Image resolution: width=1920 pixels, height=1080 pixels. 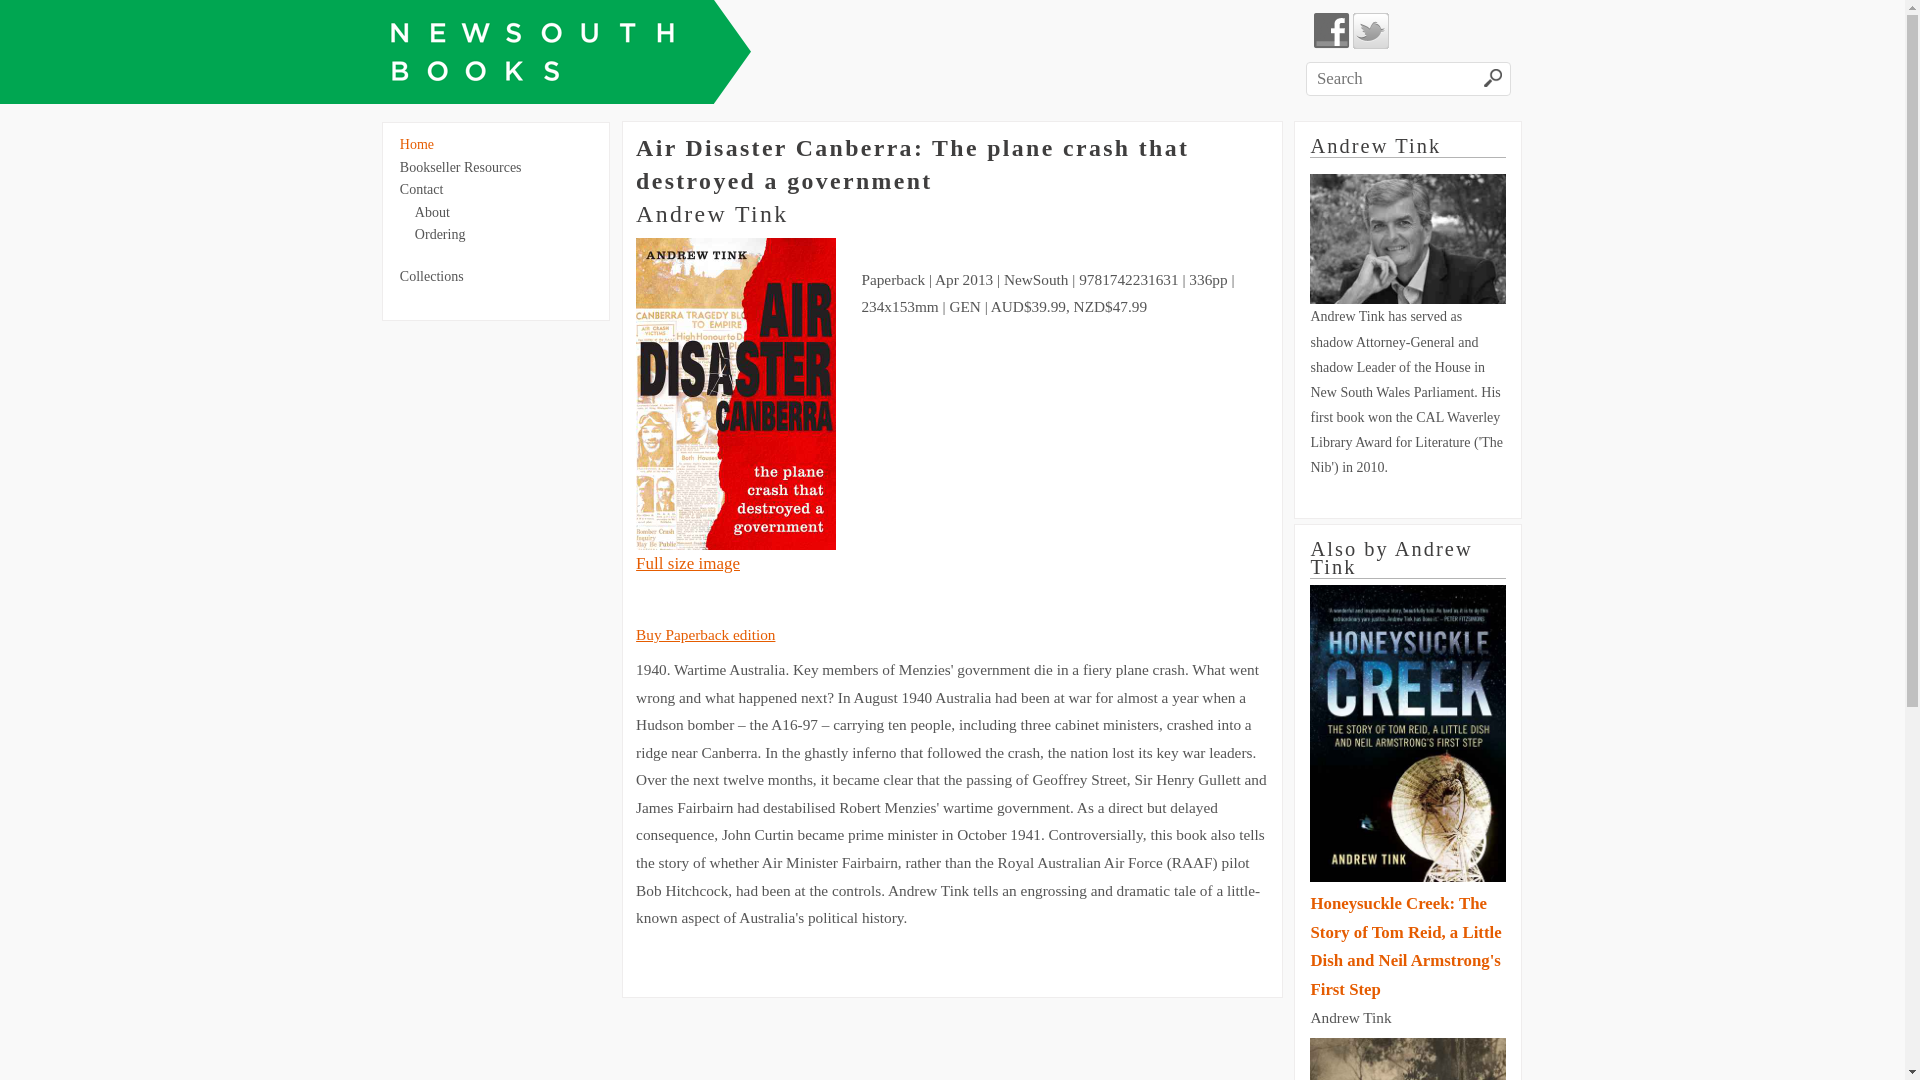 What do you see at coordinates (421, 189) in the screenshot?
I see `'Contact'` at bounding box center [421, 189].